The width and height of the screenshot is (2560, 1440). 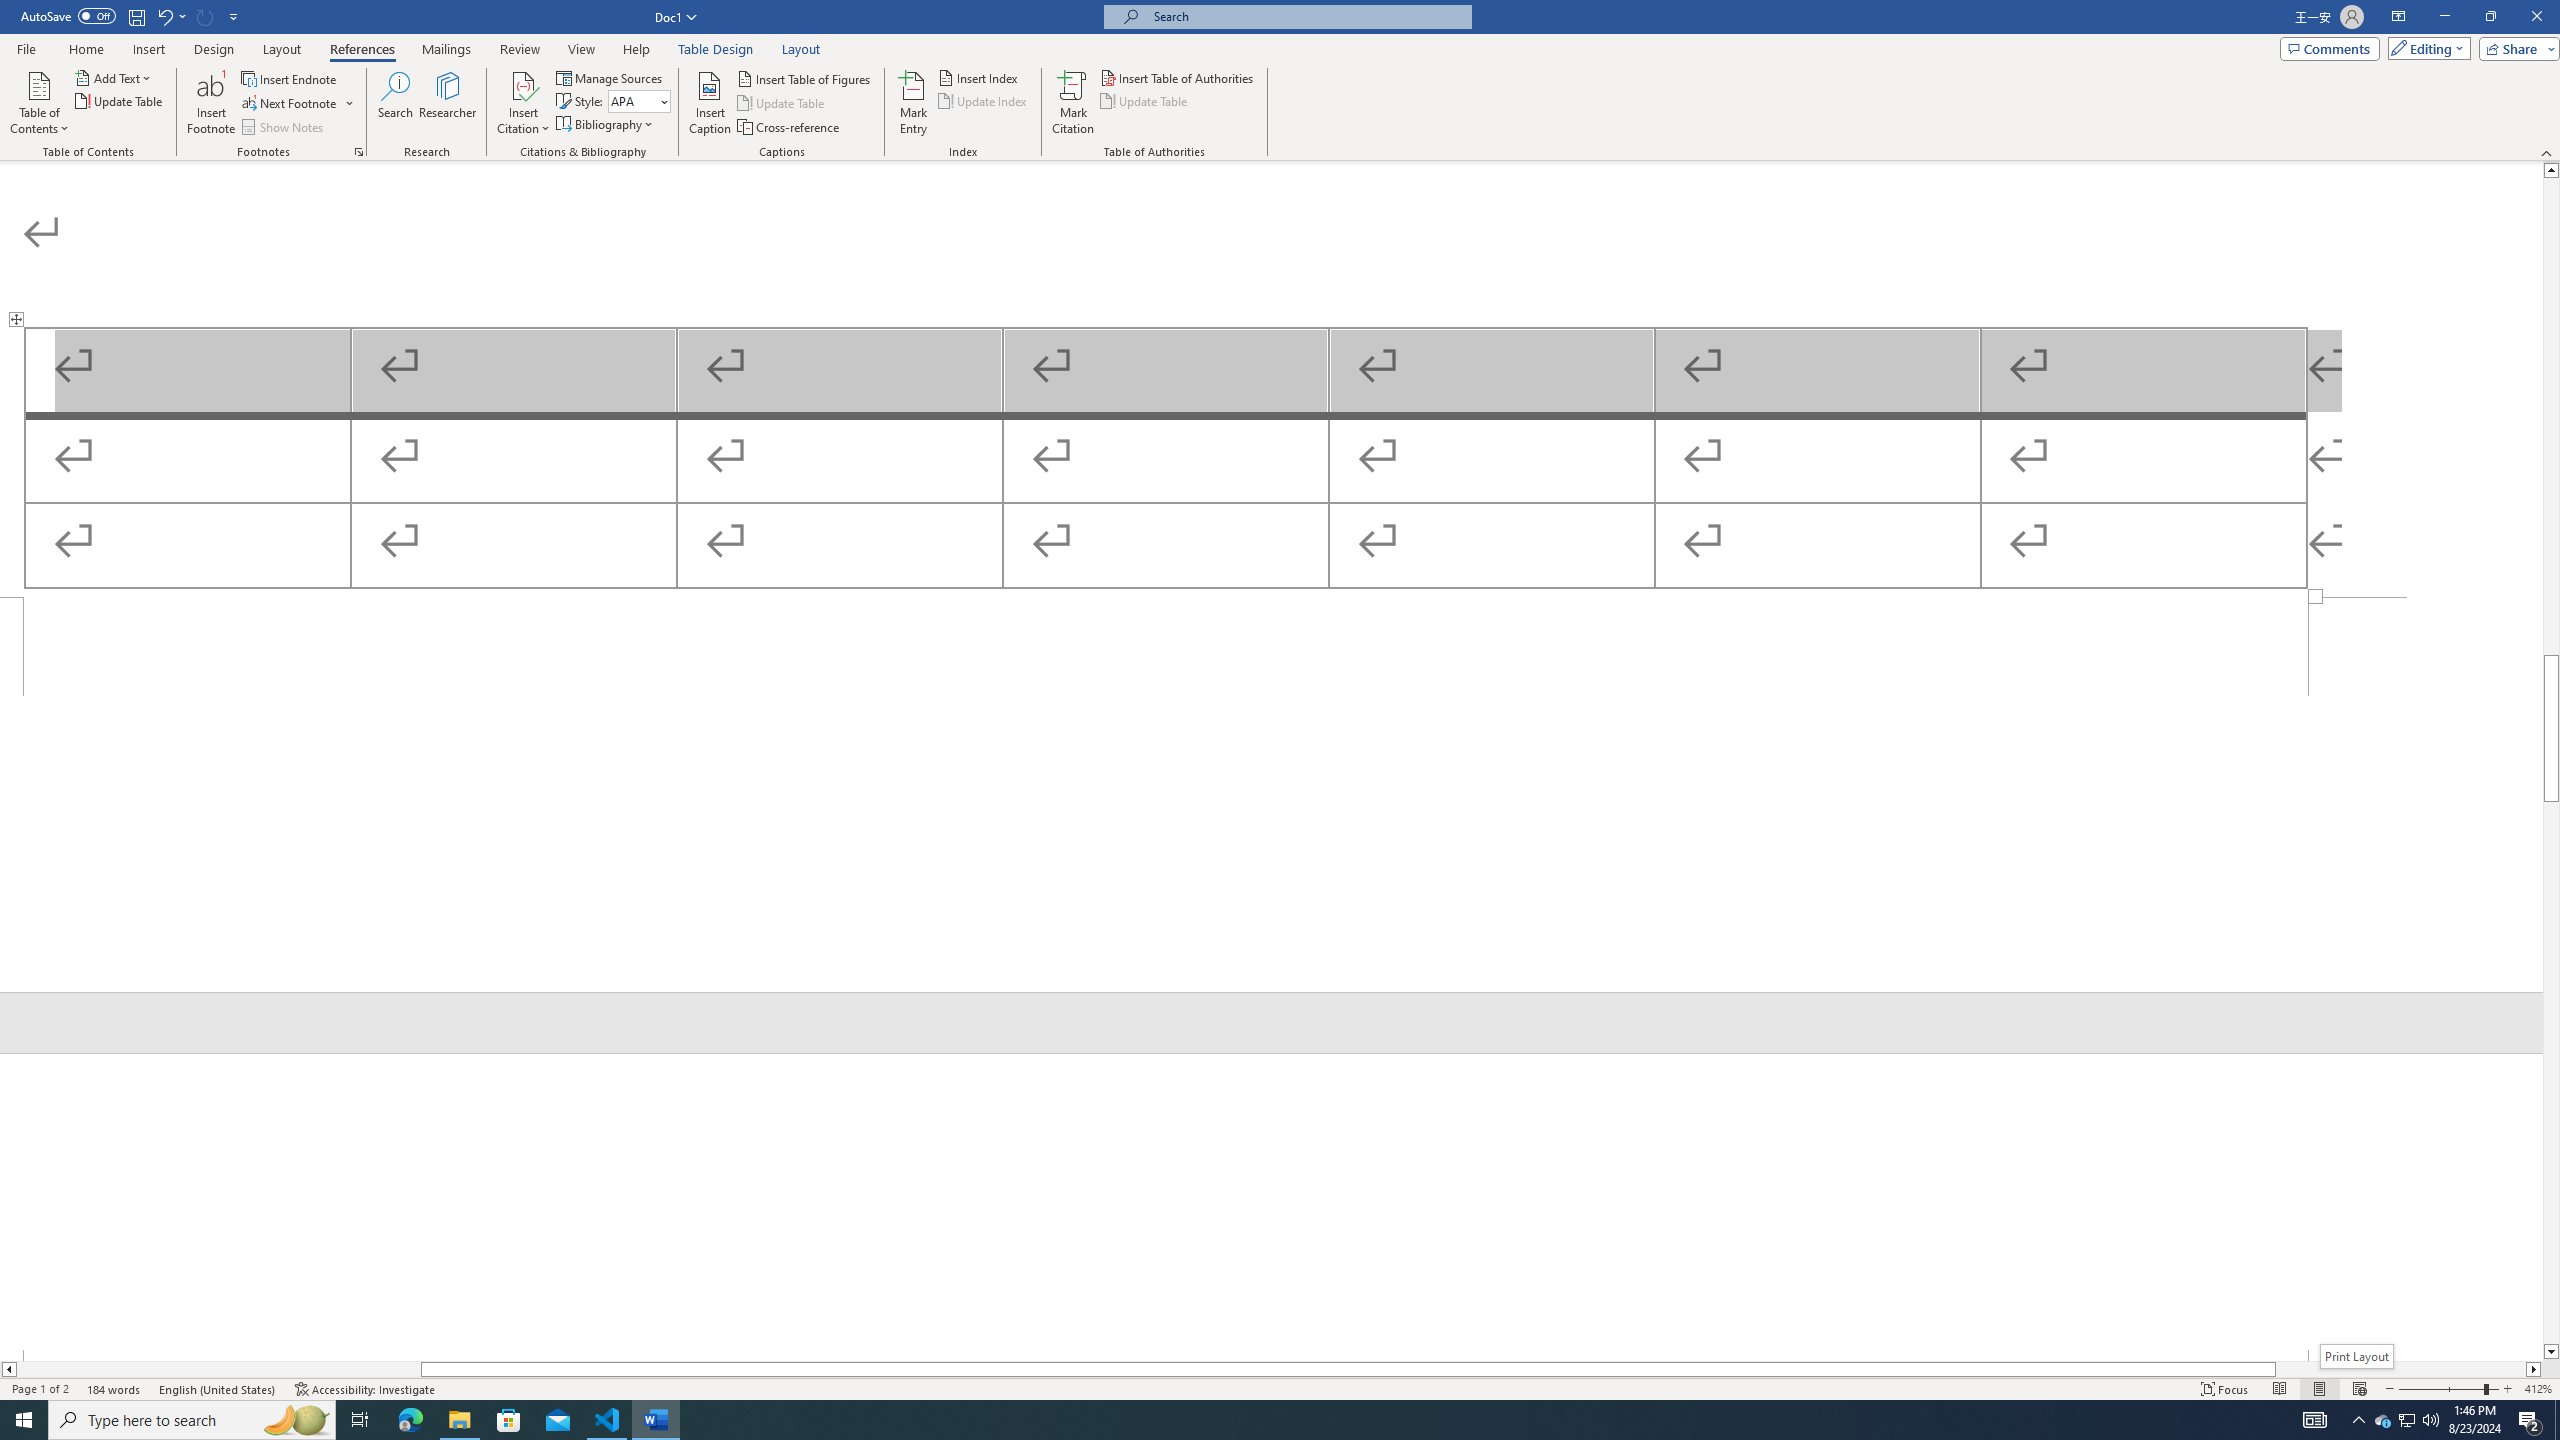 What do you see at coordinates (211, 103) in the screenshot?
I see `'Insert Footnote'` at bounding box center [211, 103].